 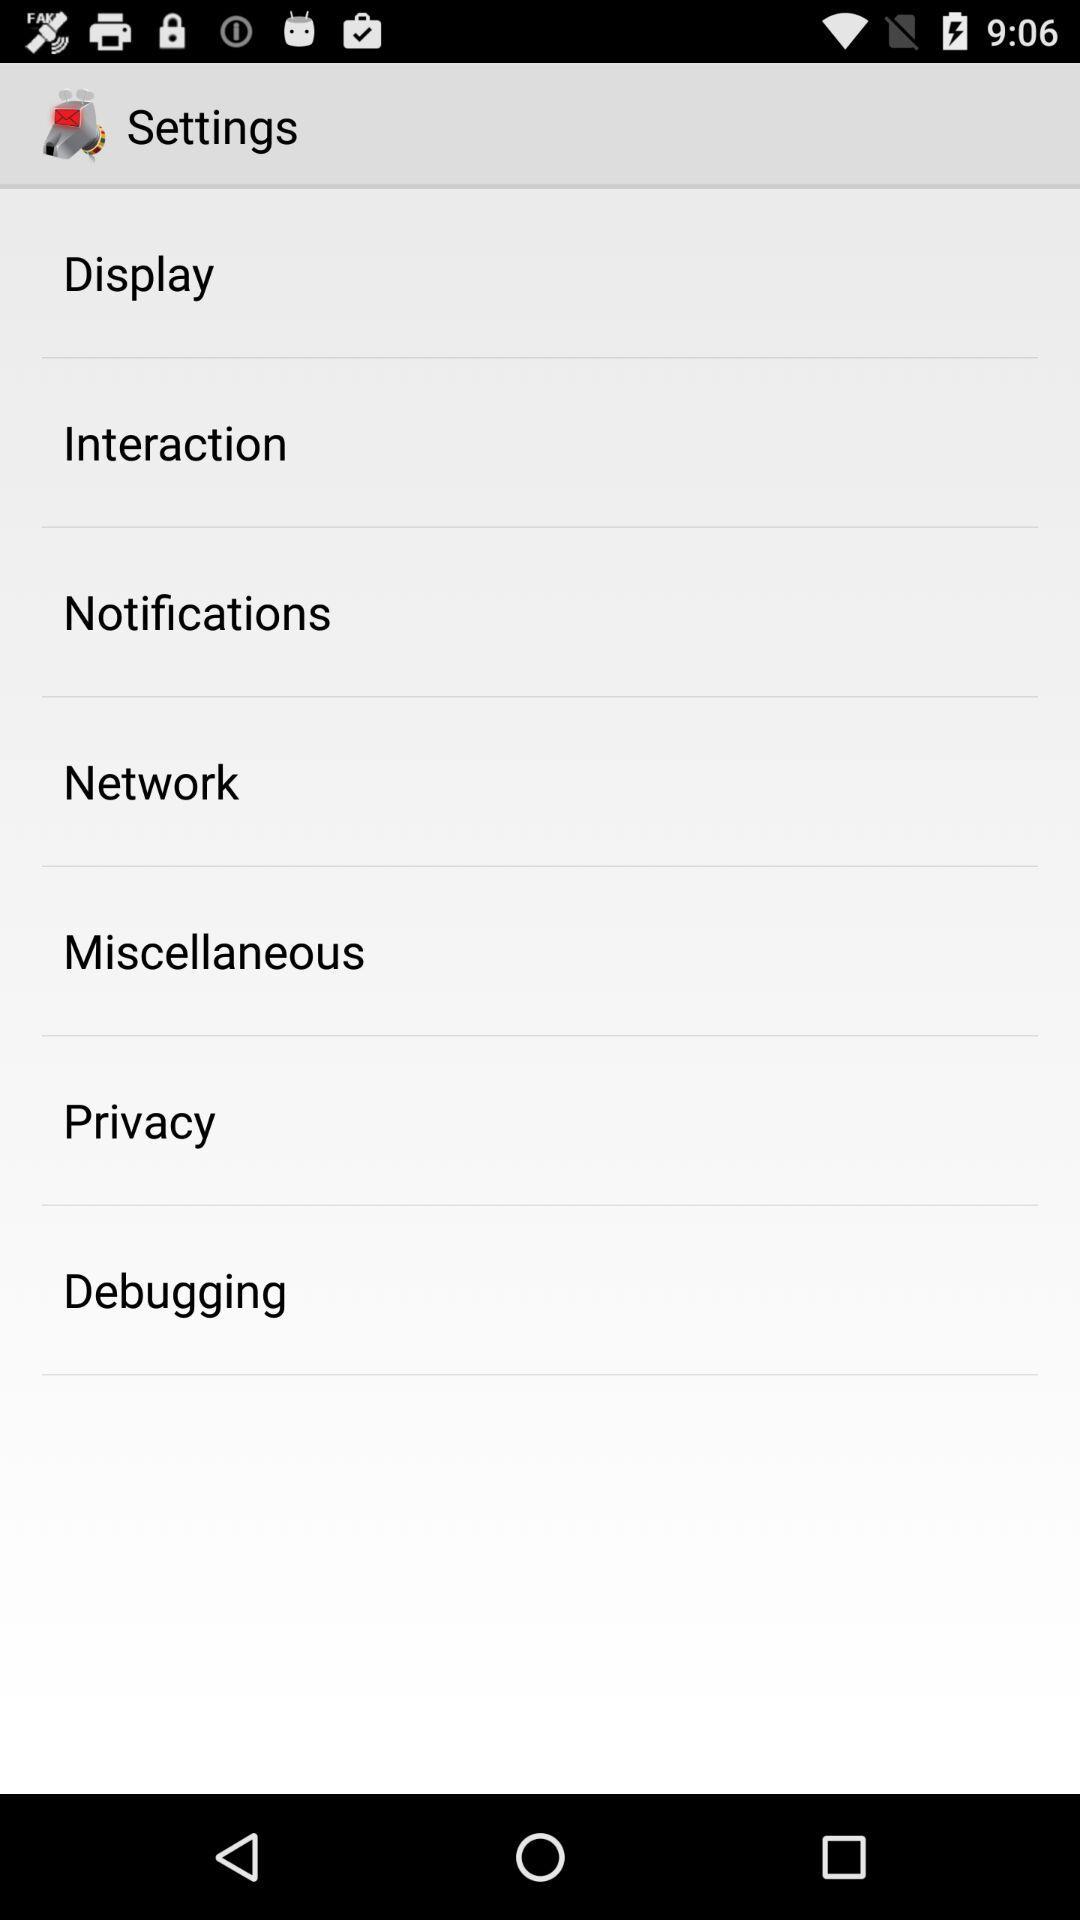 I want to click on item above privacy, so click(x=214, y=949).